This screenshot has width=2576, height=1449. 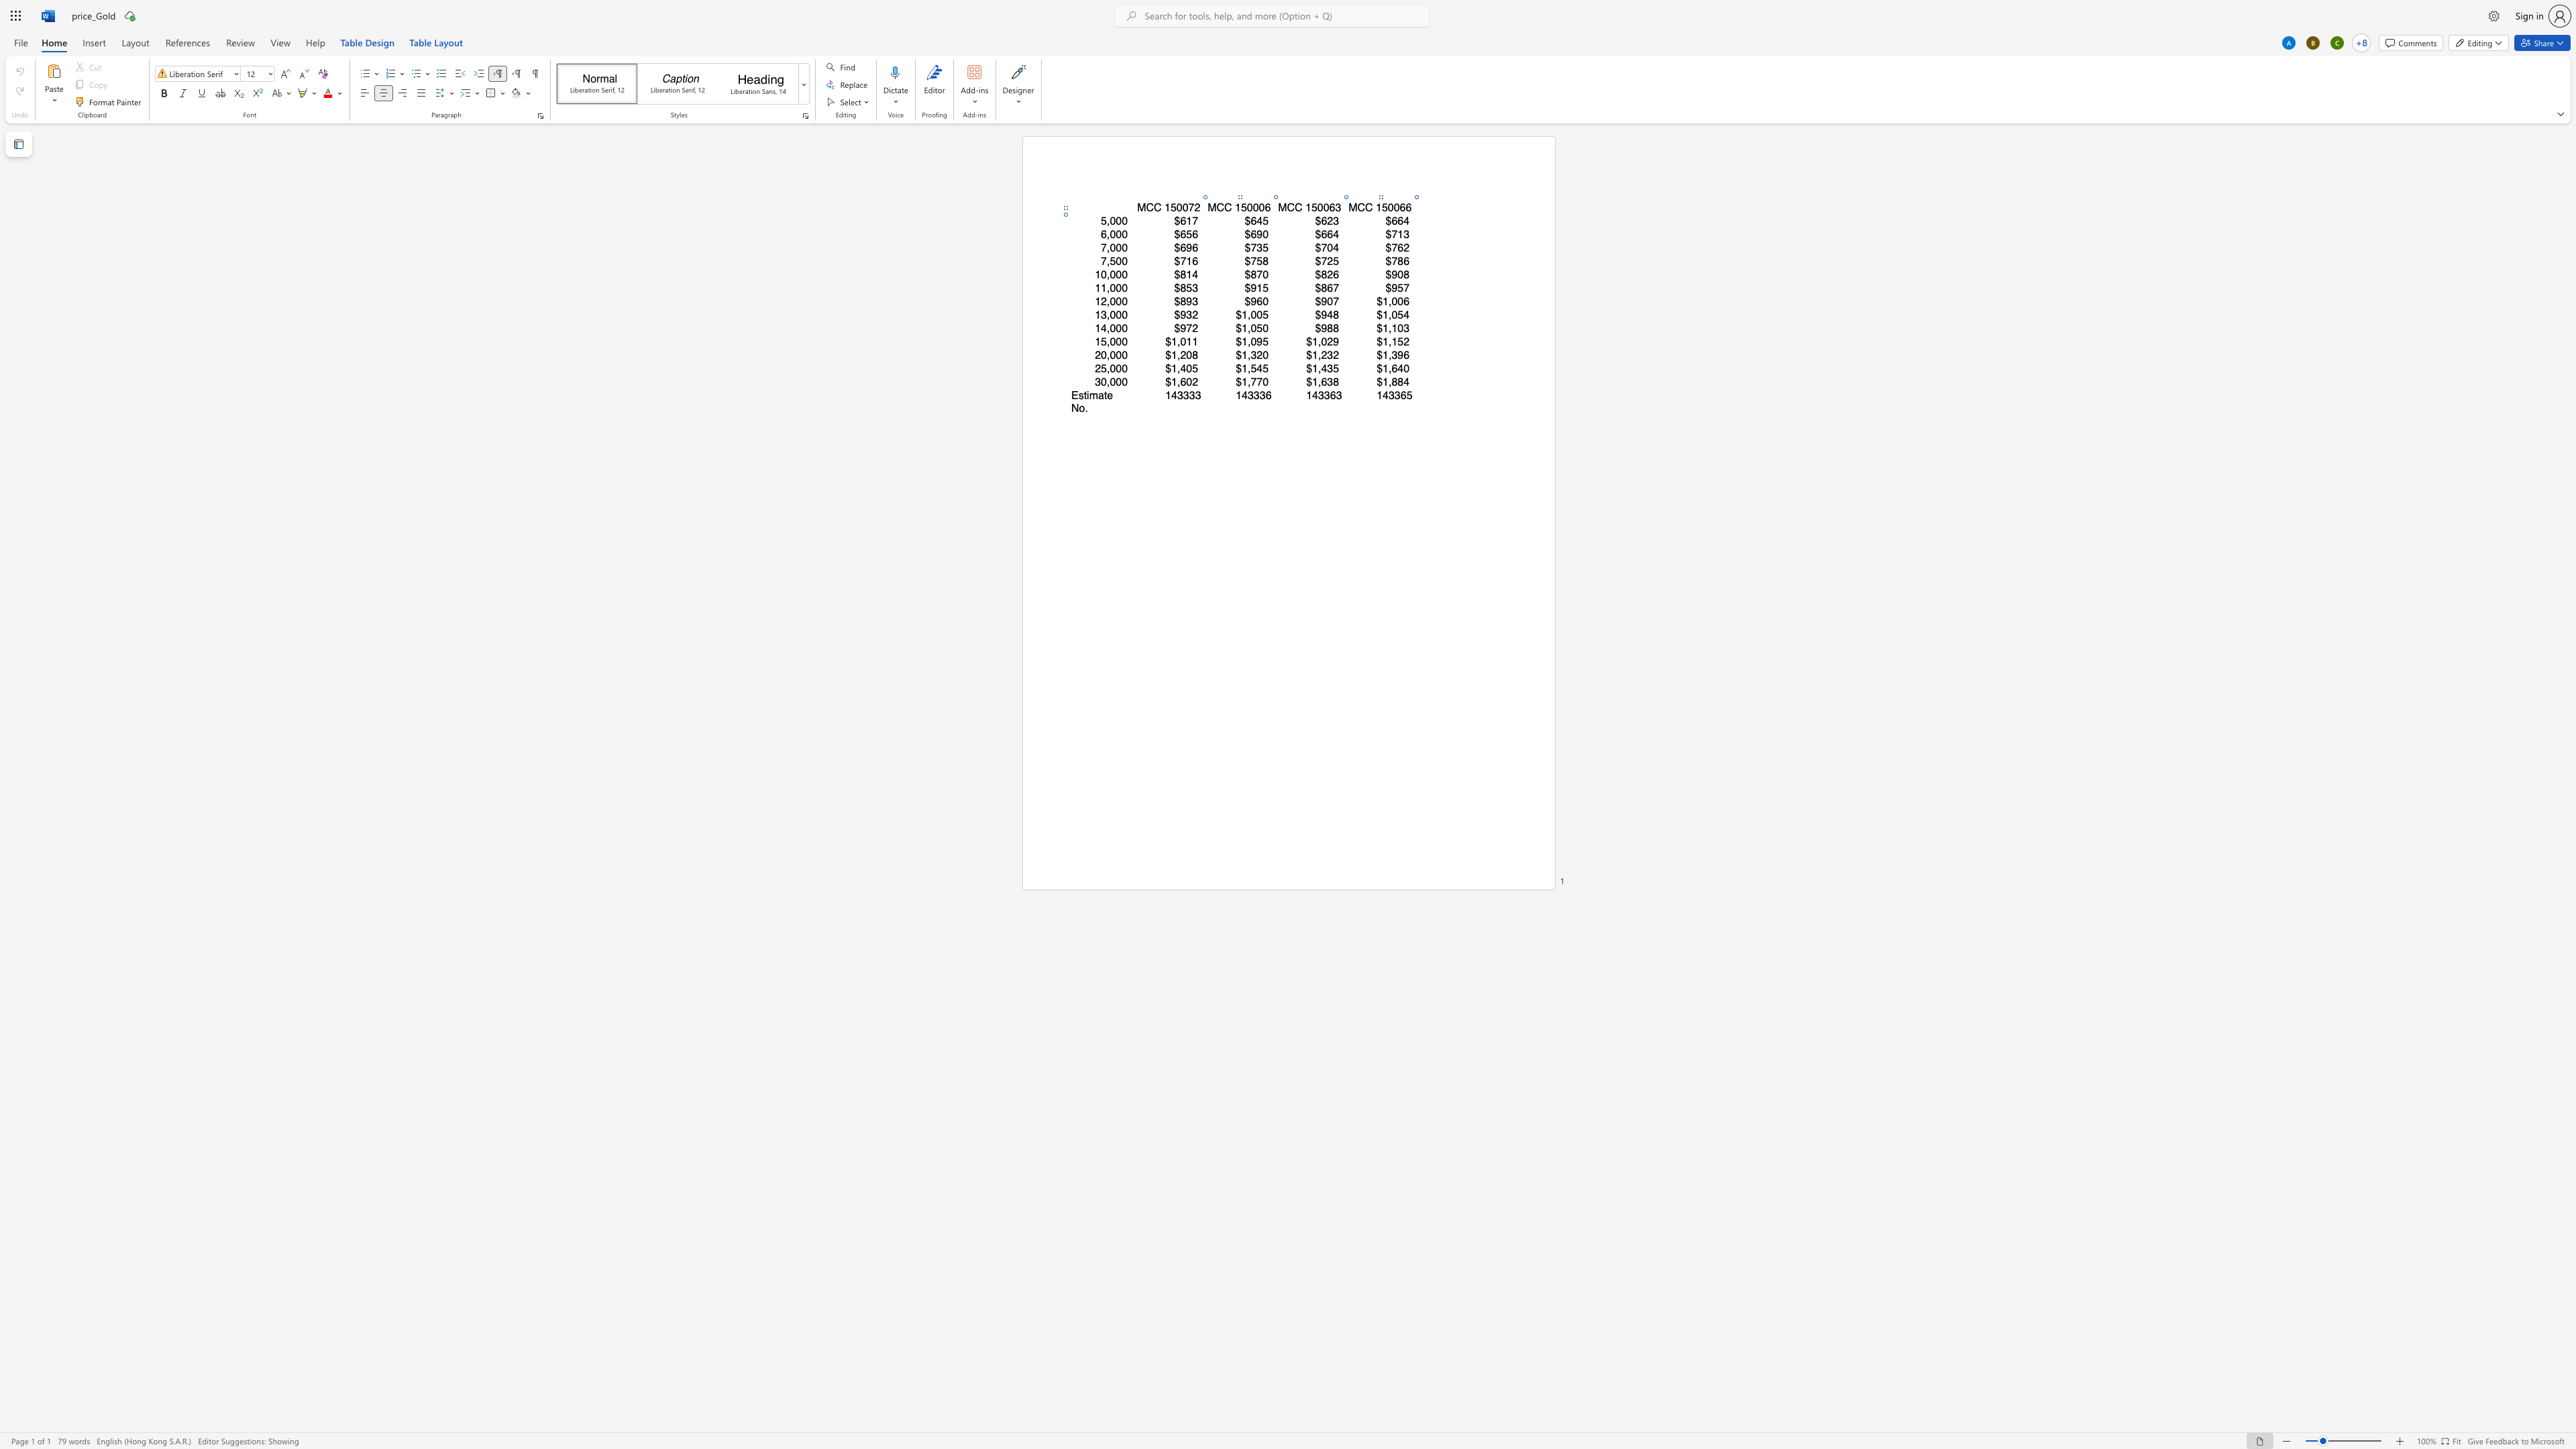 I want to click on the space between the continuous character "a" and "t" in the text, so click(x=1103, y=395).